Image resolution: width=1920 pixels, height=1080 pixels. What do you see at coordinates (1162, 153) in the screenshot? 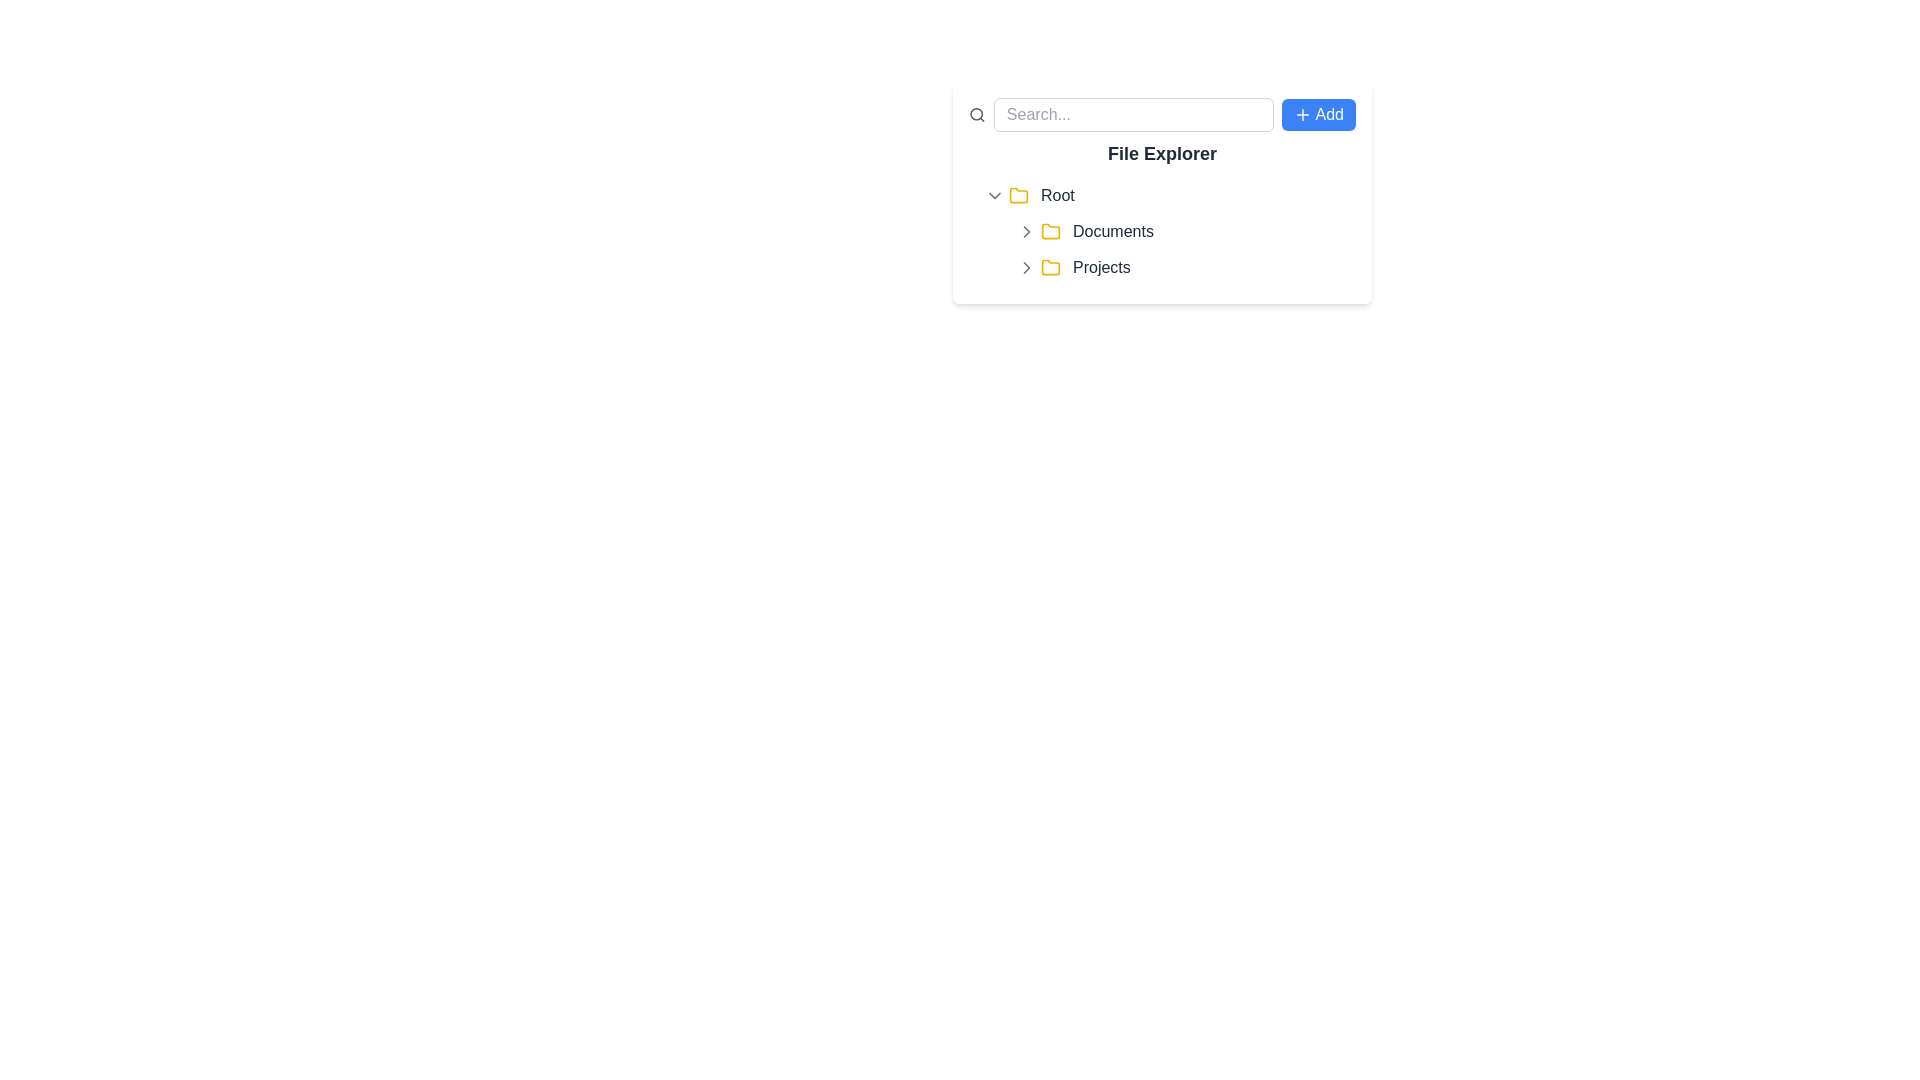
I see `the 'File Explorer' text label, which is prominently displayed in a bold and large font with dark gray color, located below the search bar and the 'Add' button` at bounding box center [1162, 153].